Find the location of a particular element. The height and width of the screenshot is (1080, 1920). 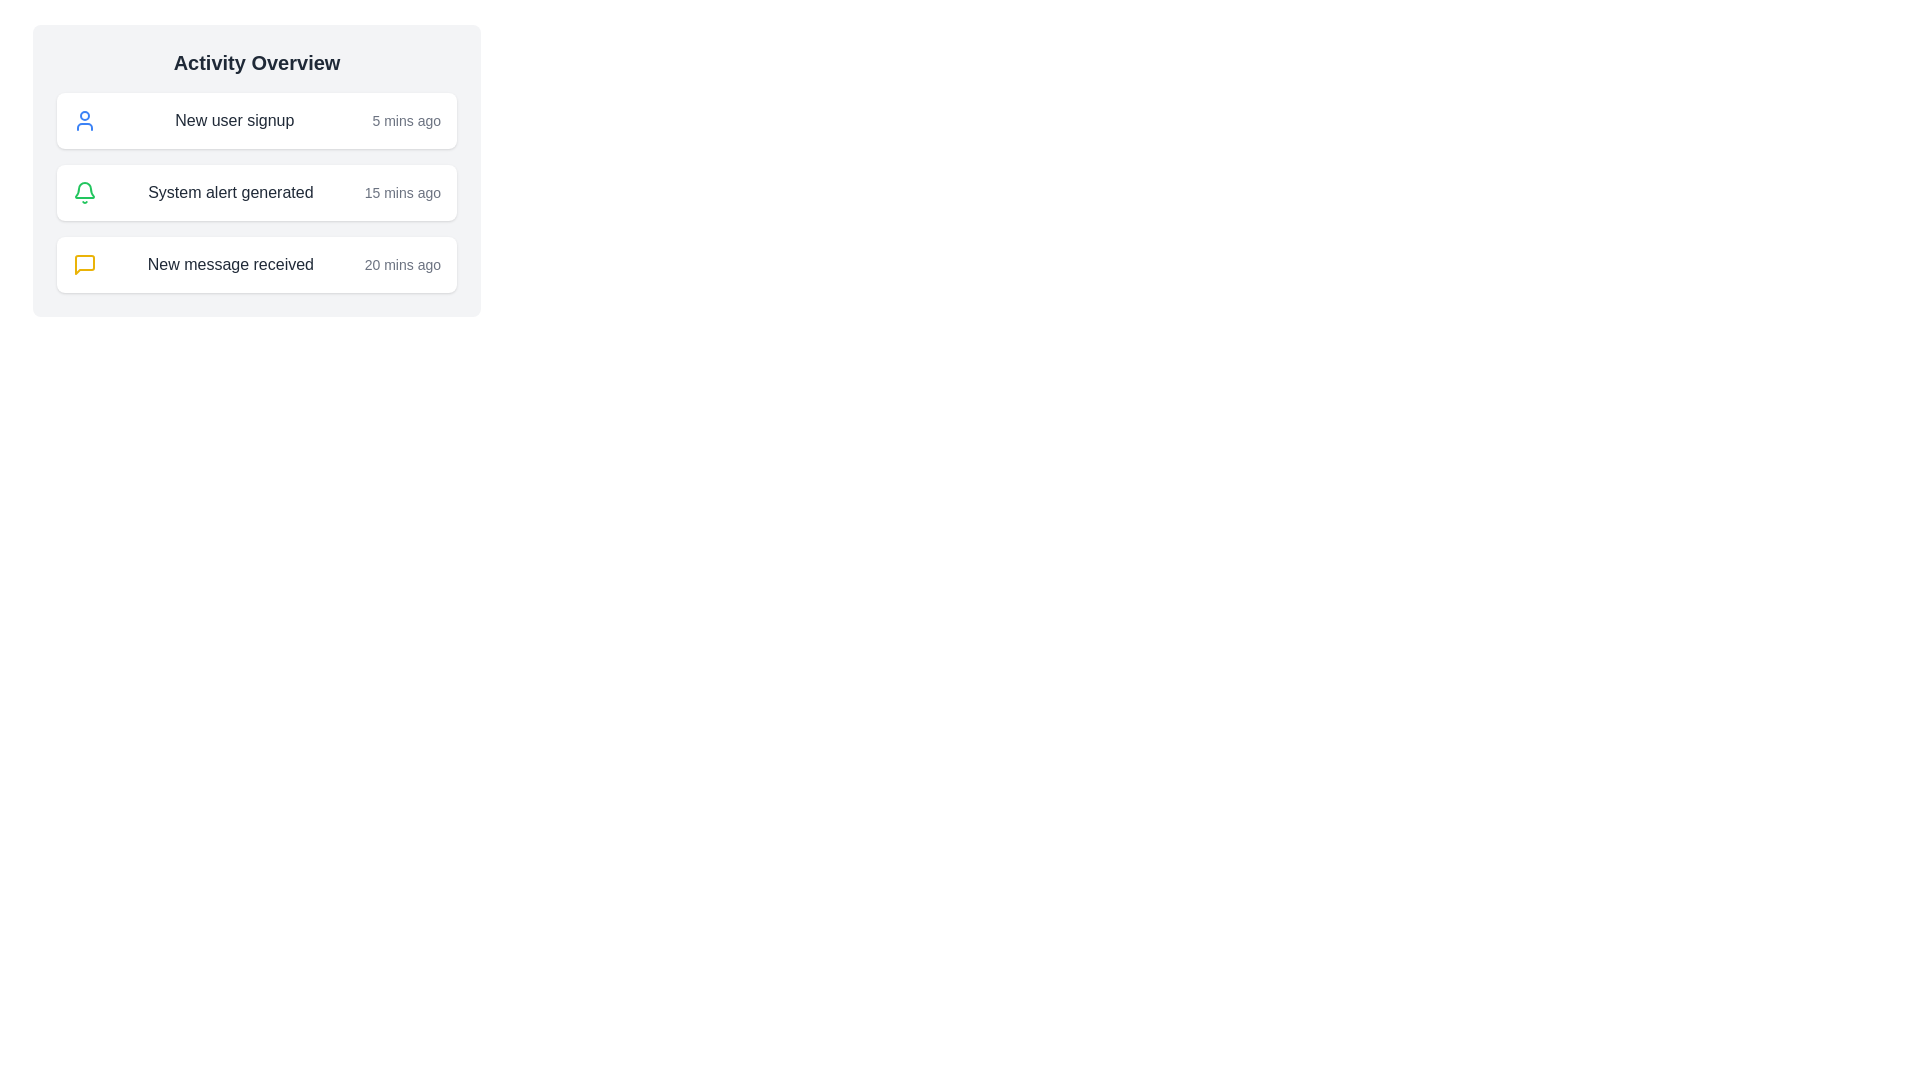

the text label indicating a new user signup activity is located at coordinates (234, 120).